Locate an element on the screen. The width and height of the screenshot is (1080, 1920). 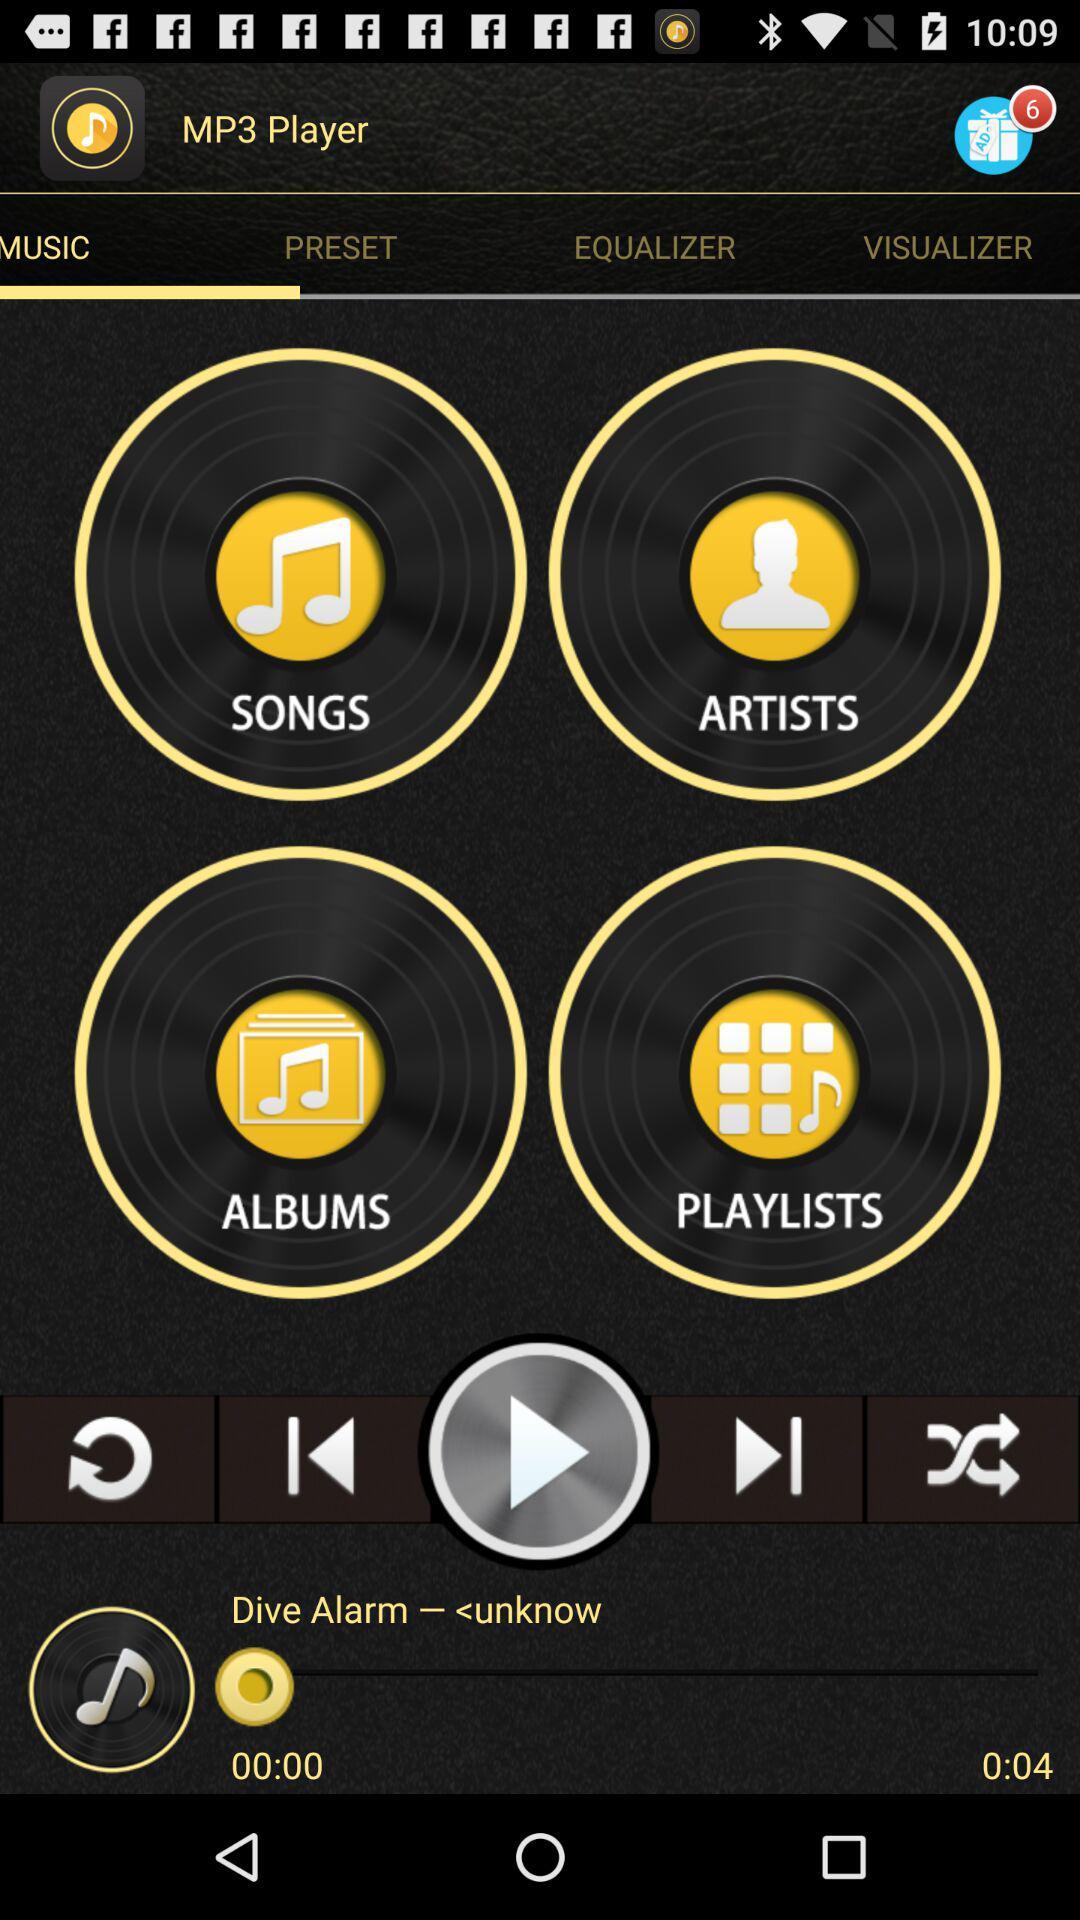
artists list is located at coordinates (775, 573).